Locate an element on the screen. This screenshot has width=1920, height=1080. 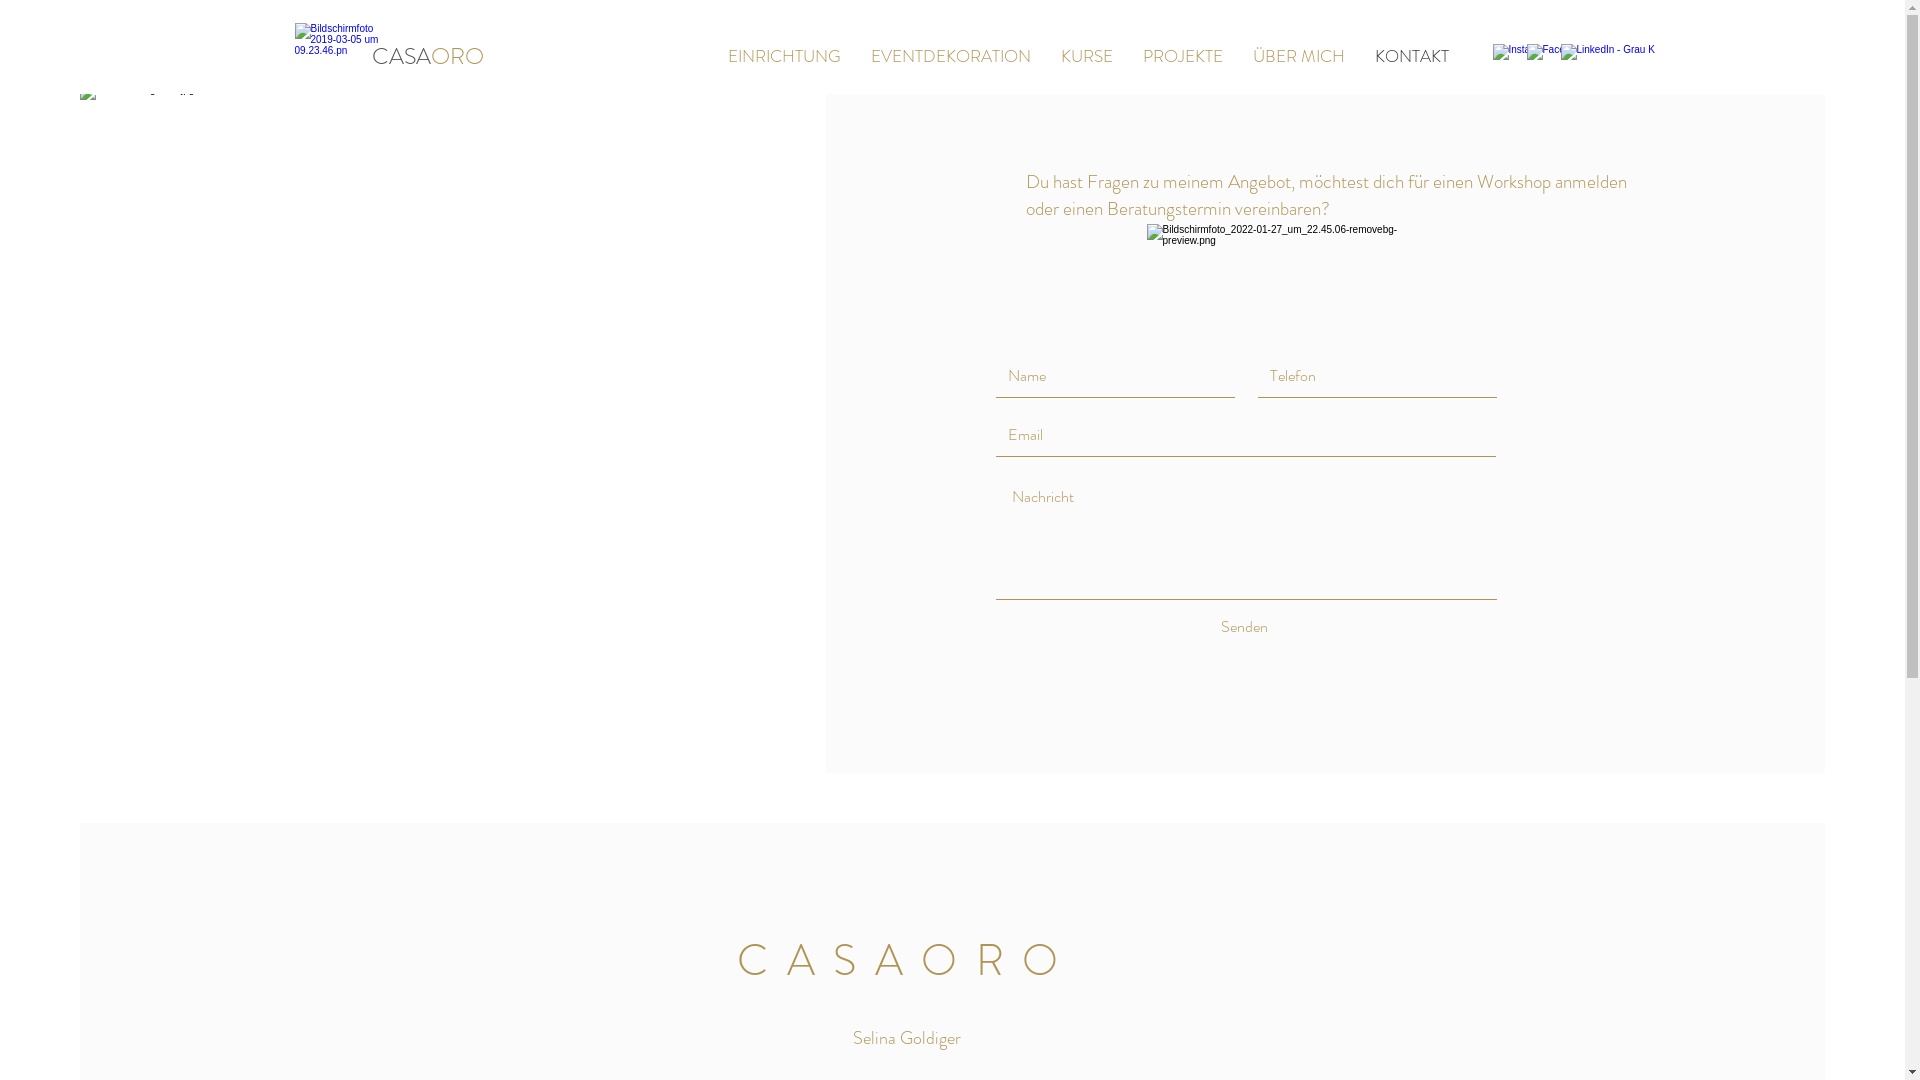
'KURSE' is located at coordinates (1085, 55).